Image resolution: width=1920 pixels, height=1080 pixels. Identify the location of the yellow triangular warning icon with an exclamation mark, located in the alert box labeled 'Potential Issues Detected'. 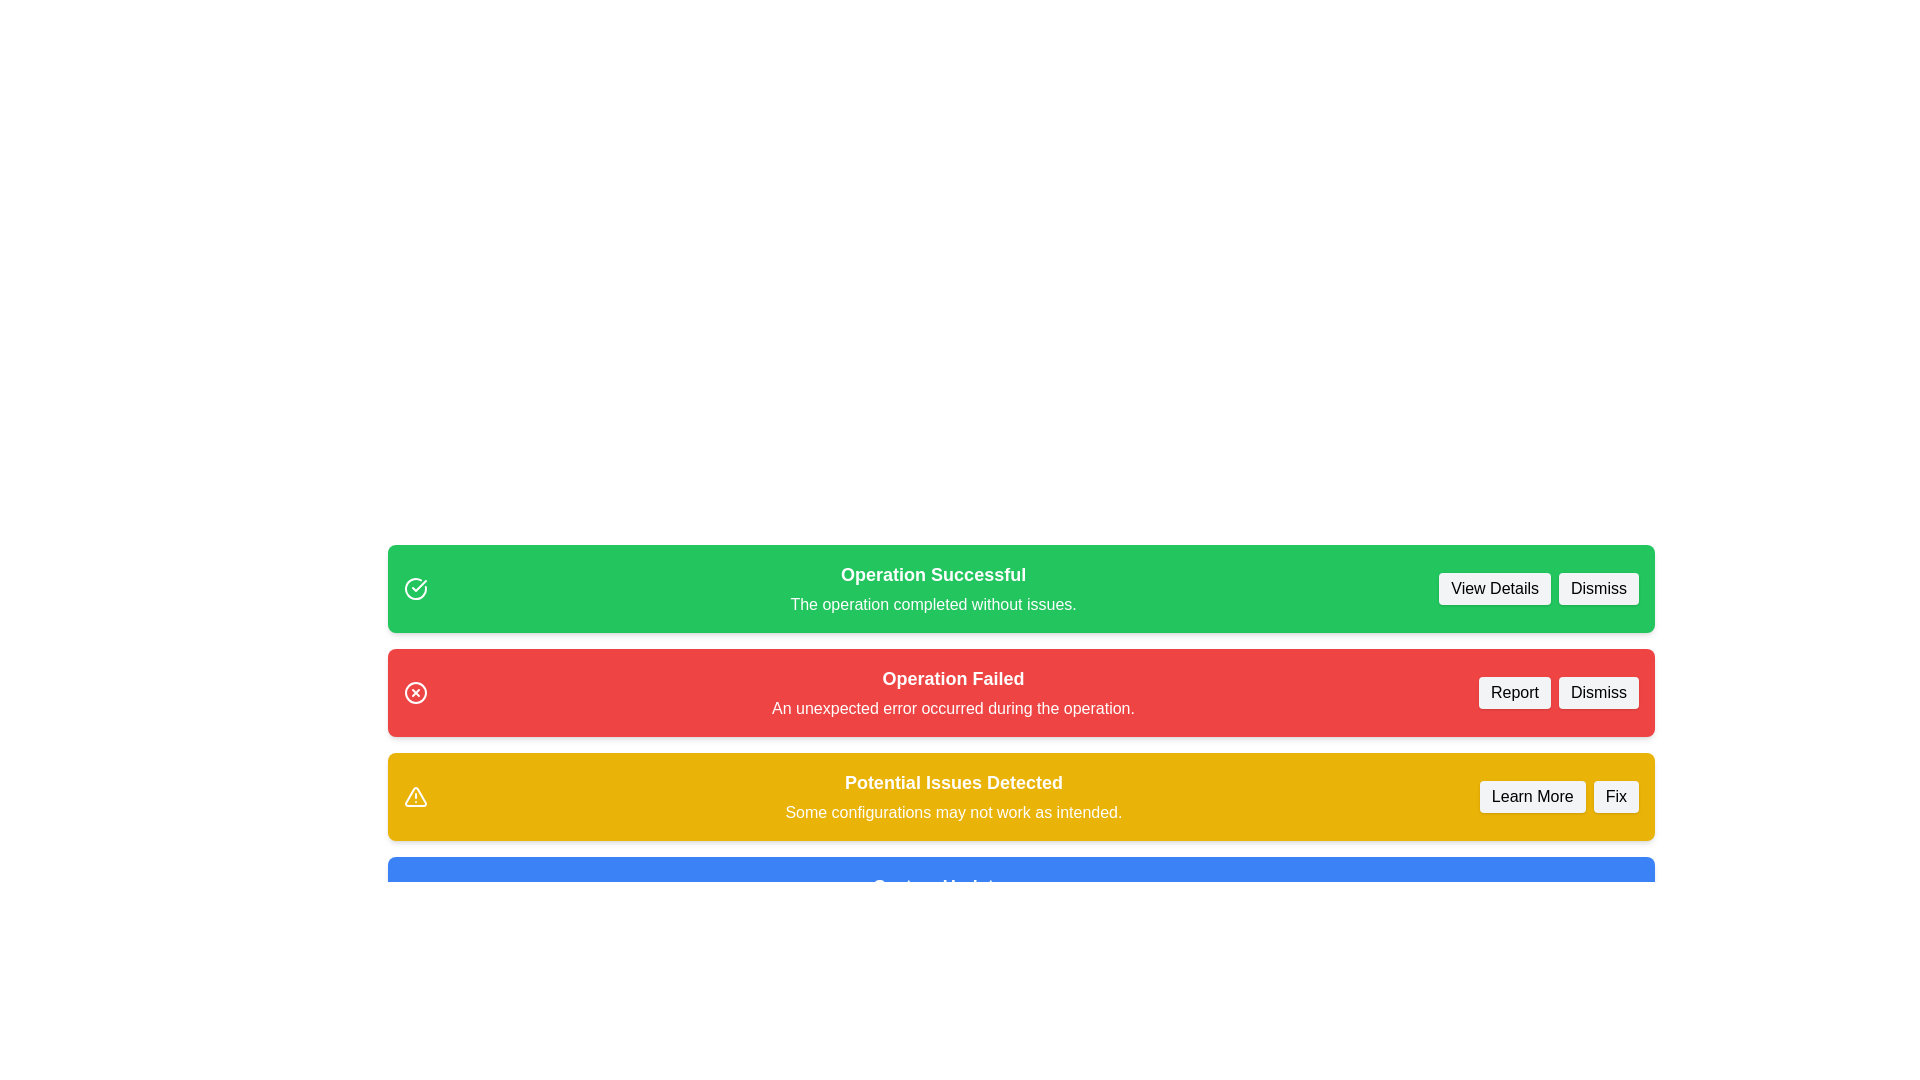
(415, 796).